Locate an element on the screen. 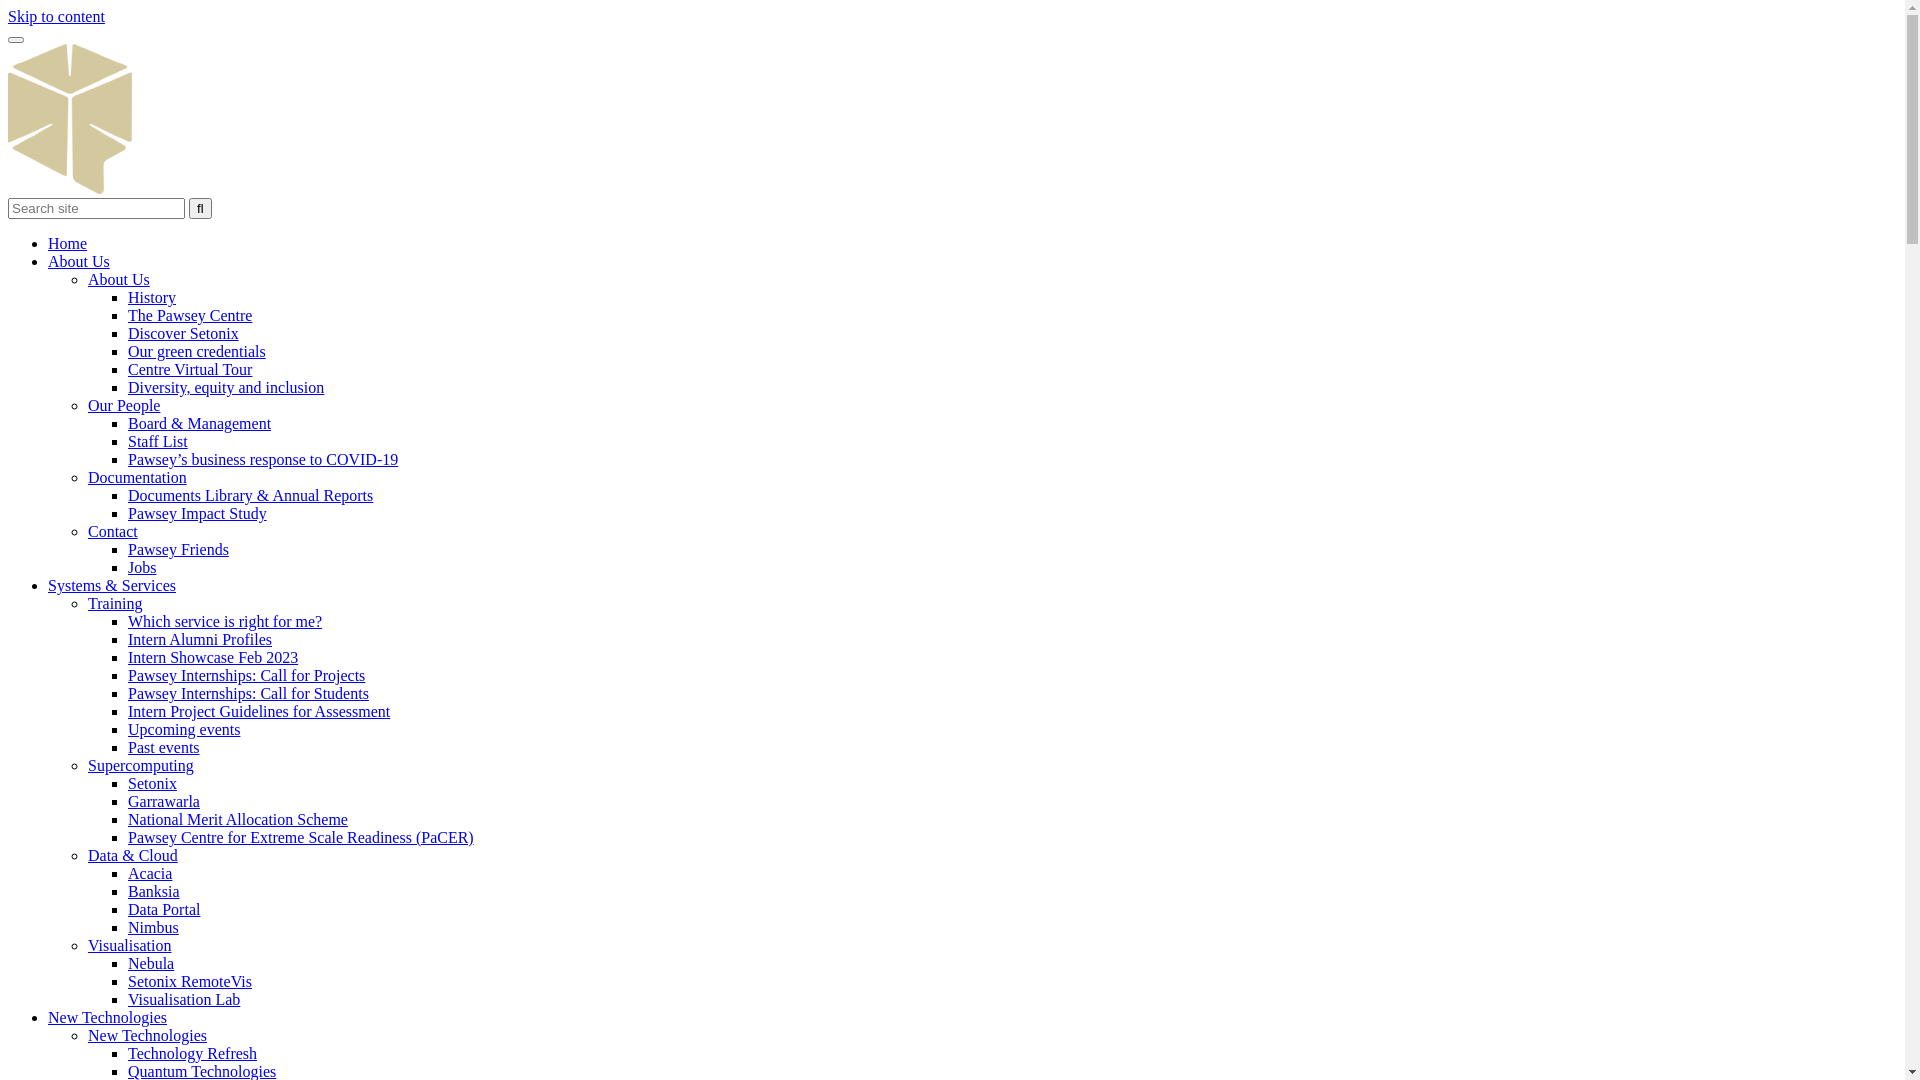  'Our green credentials' is located at coordinates (127, 350).